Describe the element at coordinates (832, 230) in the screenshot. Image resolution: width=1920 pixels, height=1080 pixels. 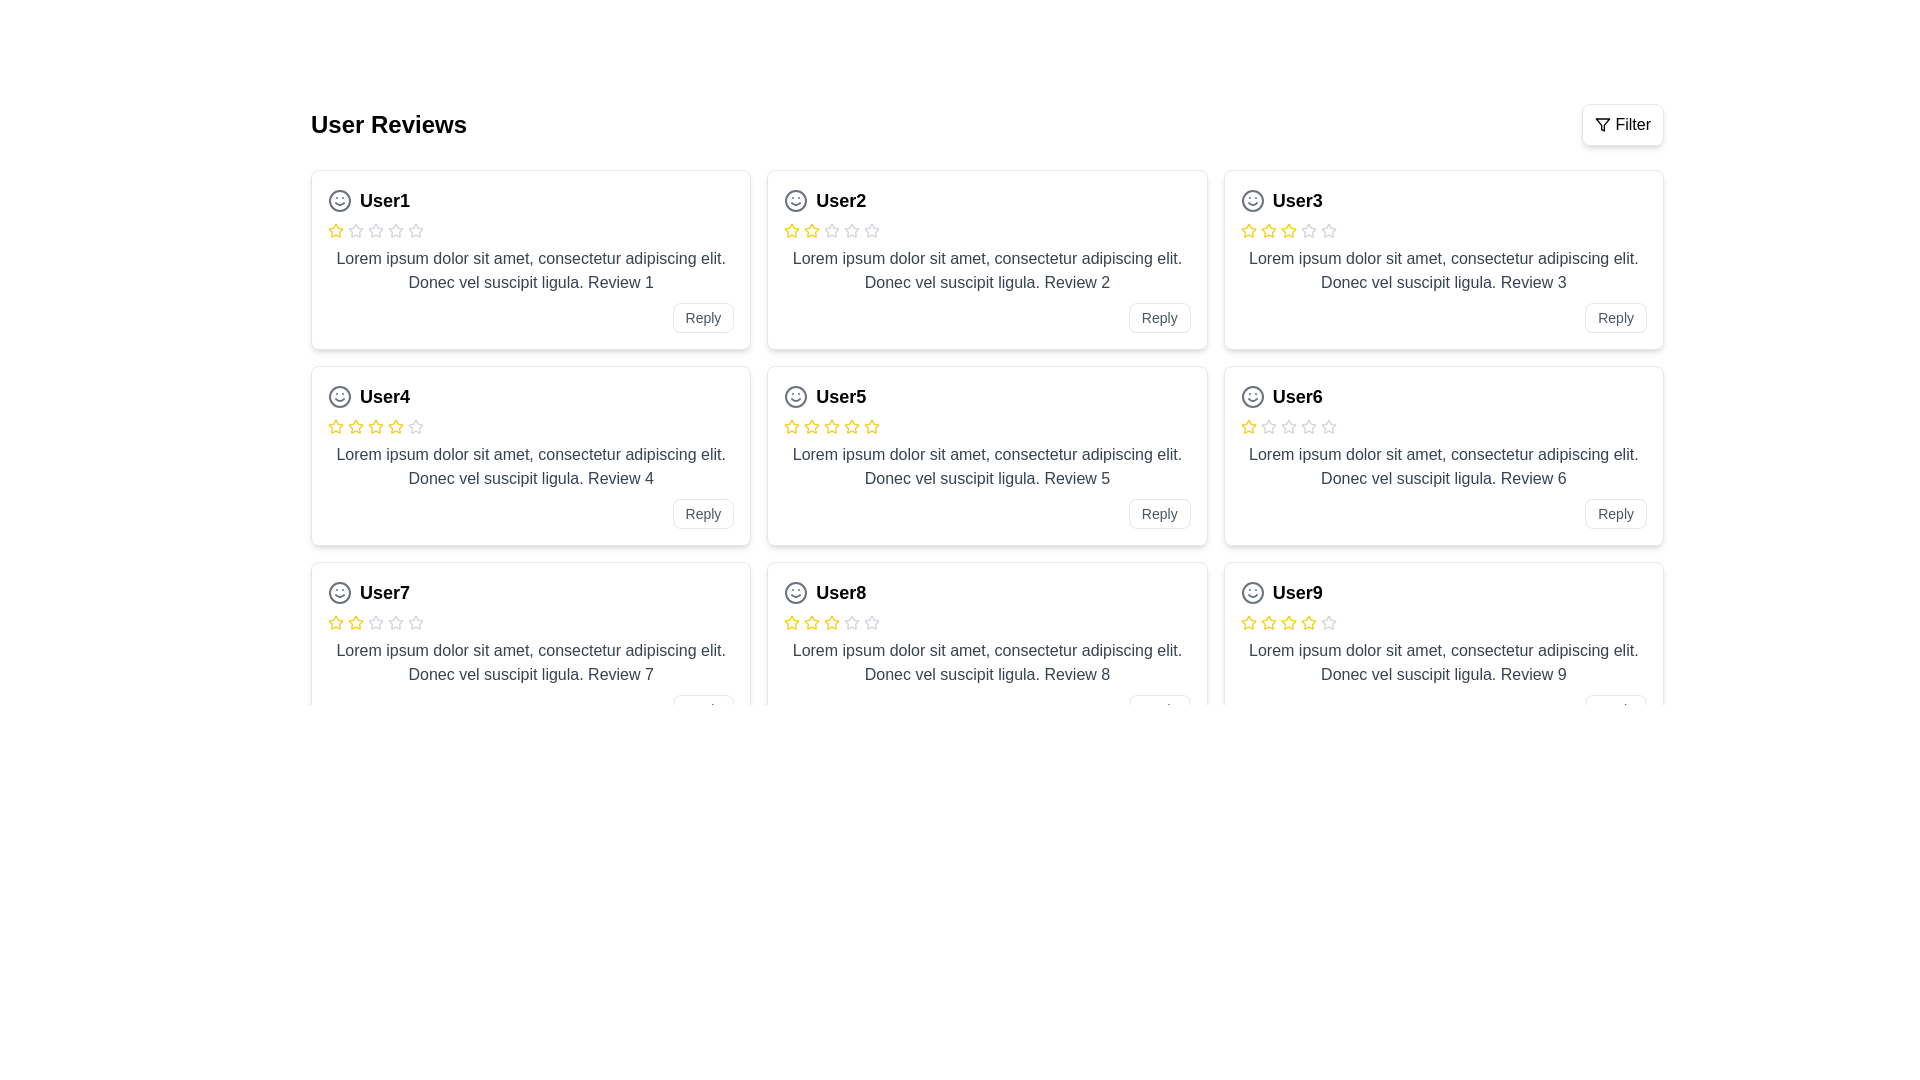
I see `the unhighlighted star icon in the user review rating system for 'User2' to enhance accessibility` at that location.